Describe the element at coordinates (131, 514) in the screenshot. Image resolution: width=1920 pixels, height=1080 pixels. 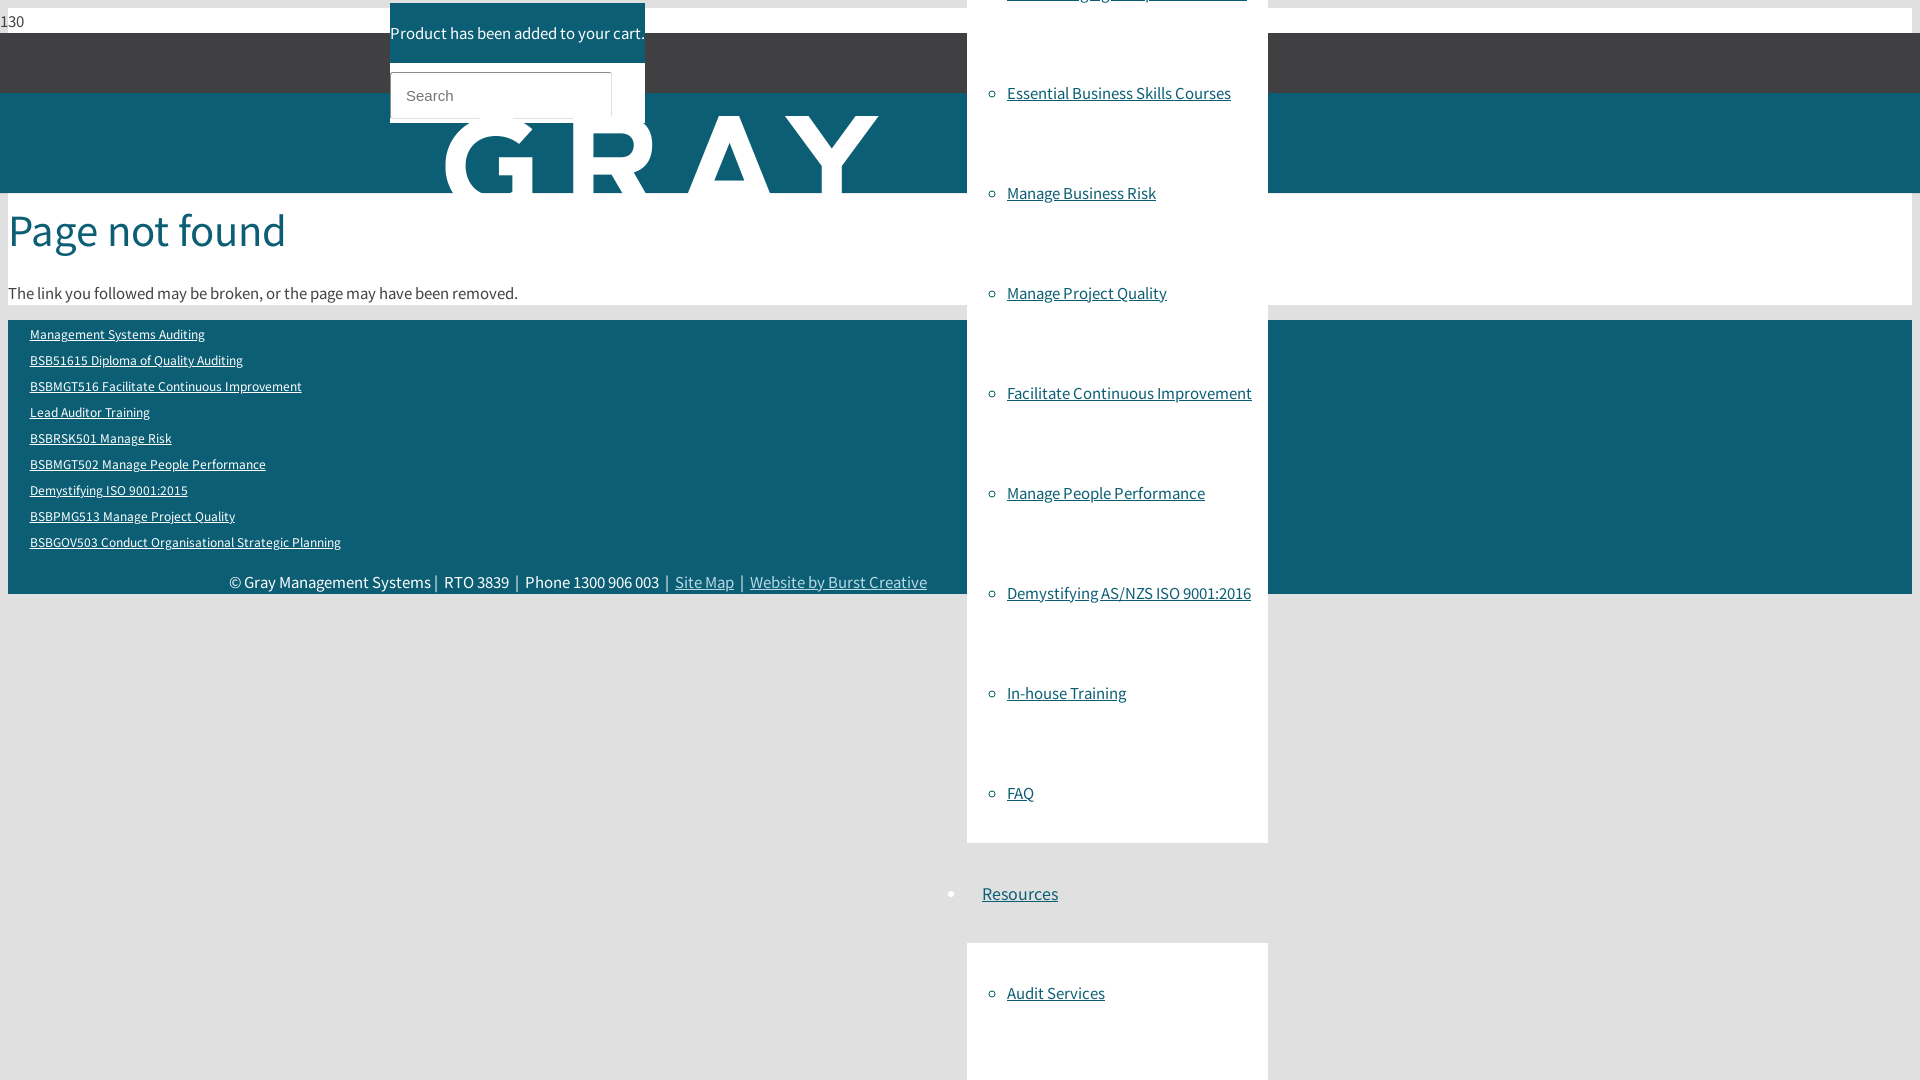
I see `'BSBPMG513 Manage Project Quality'` at that location.